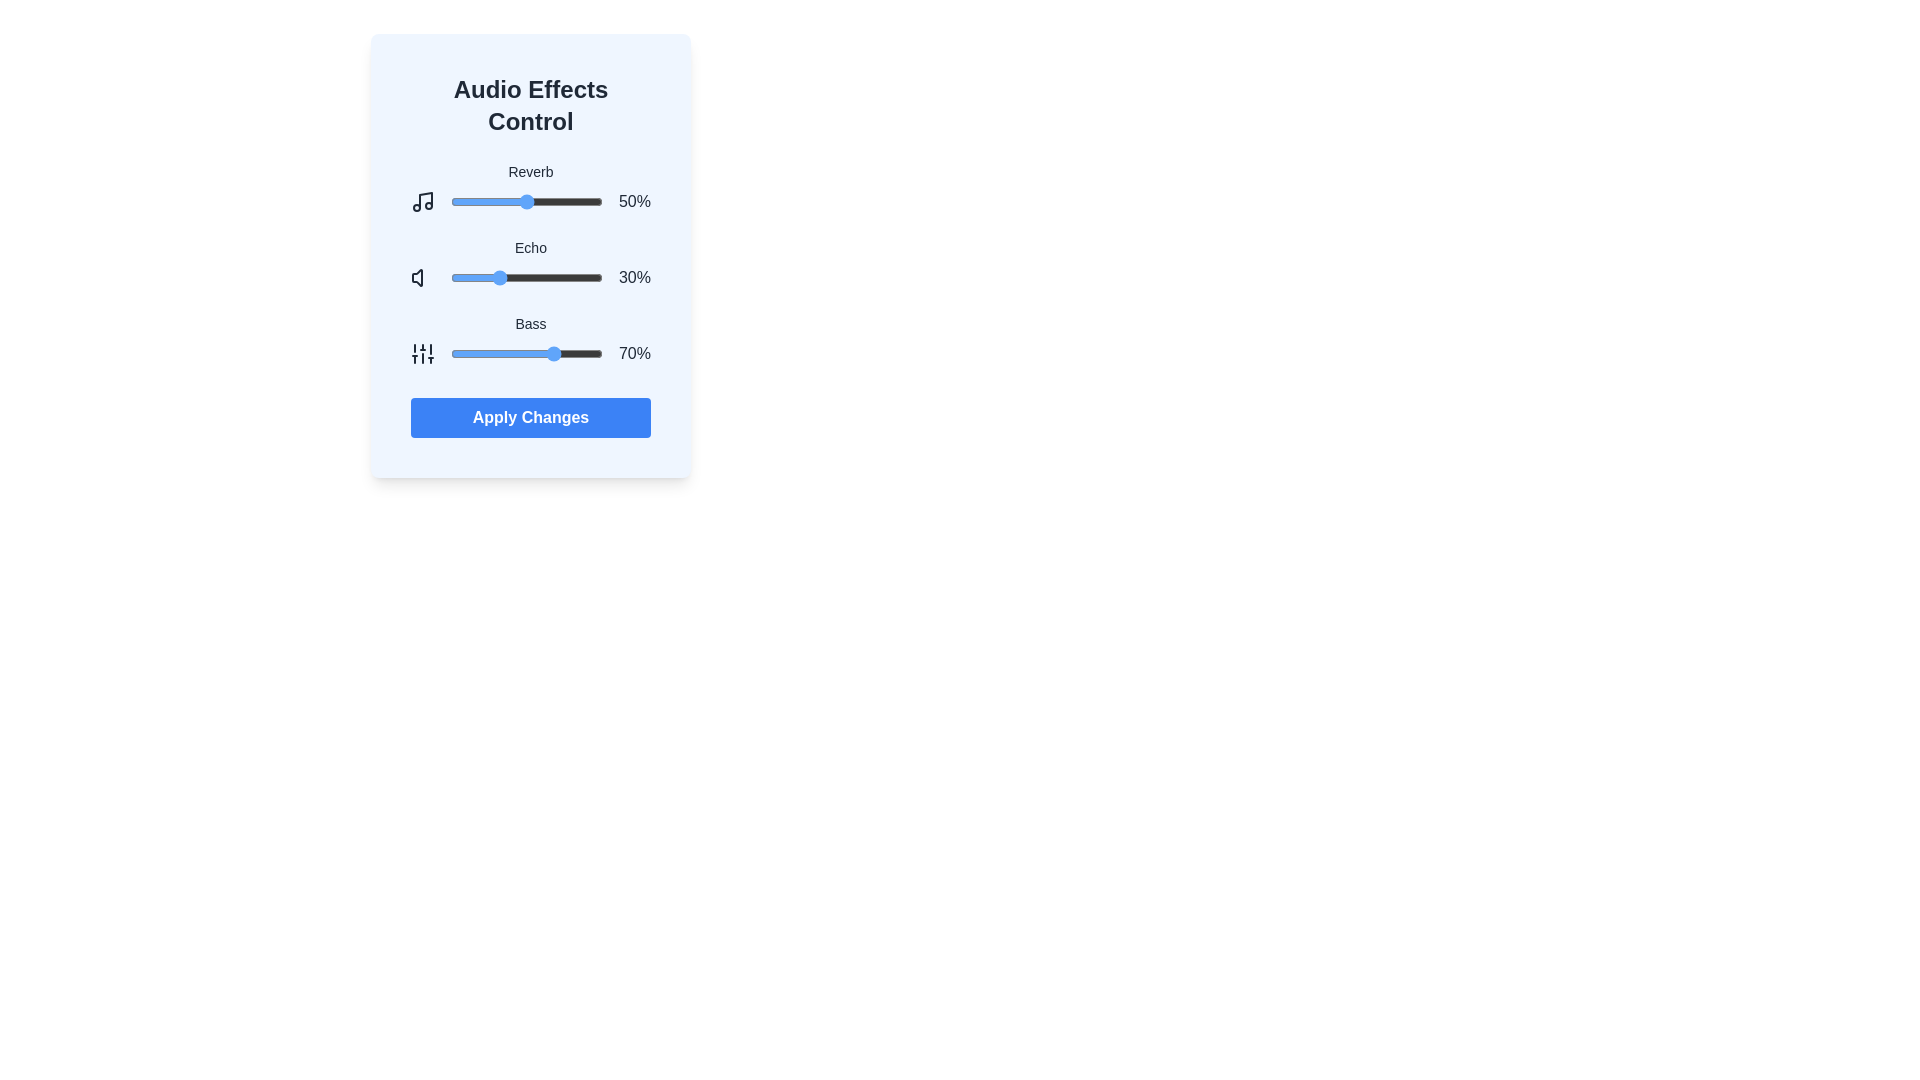  I want to click on the reverb effect, so click(487, 201).